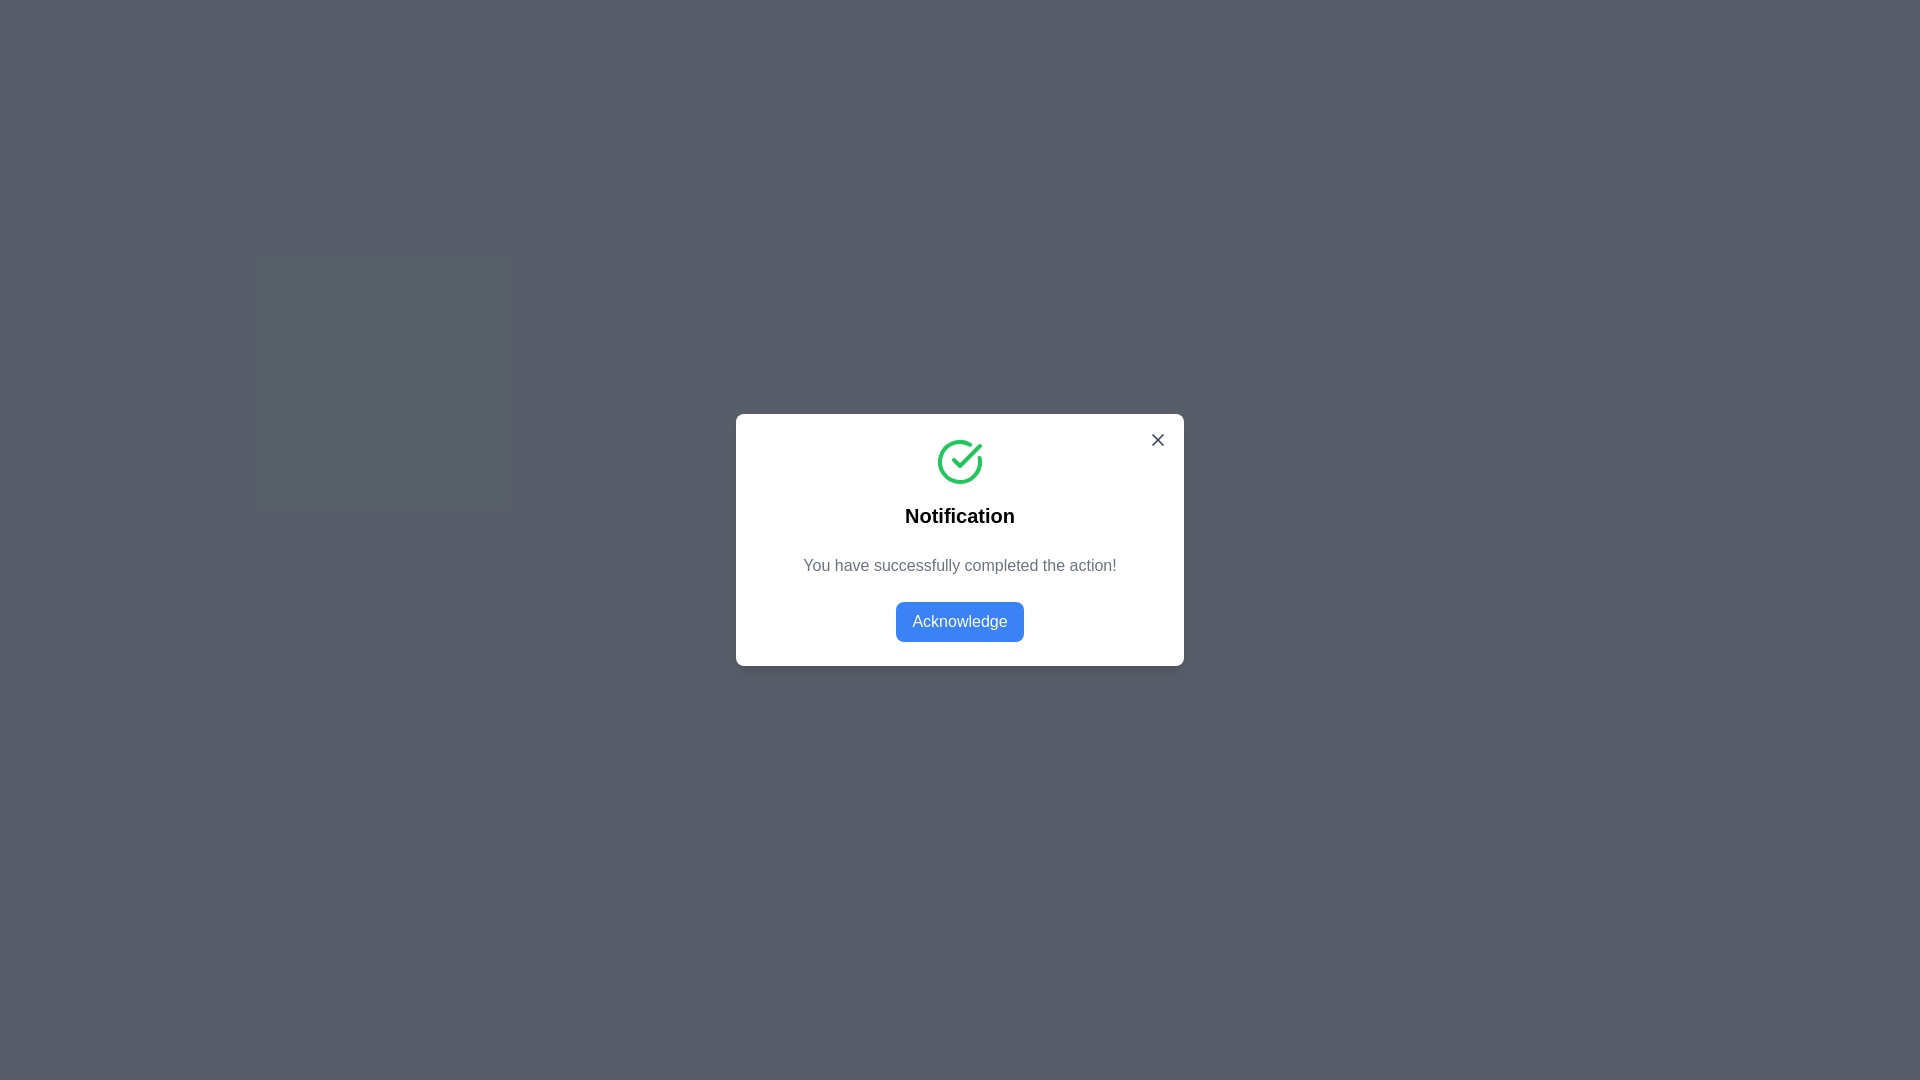 This screenshot has height=1080, width=1920. Describe the element at coordinates (1157, 438) in the screenshot. I see `the 'X' close button in the top-right corner of the modal to observe the color change effect` at that location.